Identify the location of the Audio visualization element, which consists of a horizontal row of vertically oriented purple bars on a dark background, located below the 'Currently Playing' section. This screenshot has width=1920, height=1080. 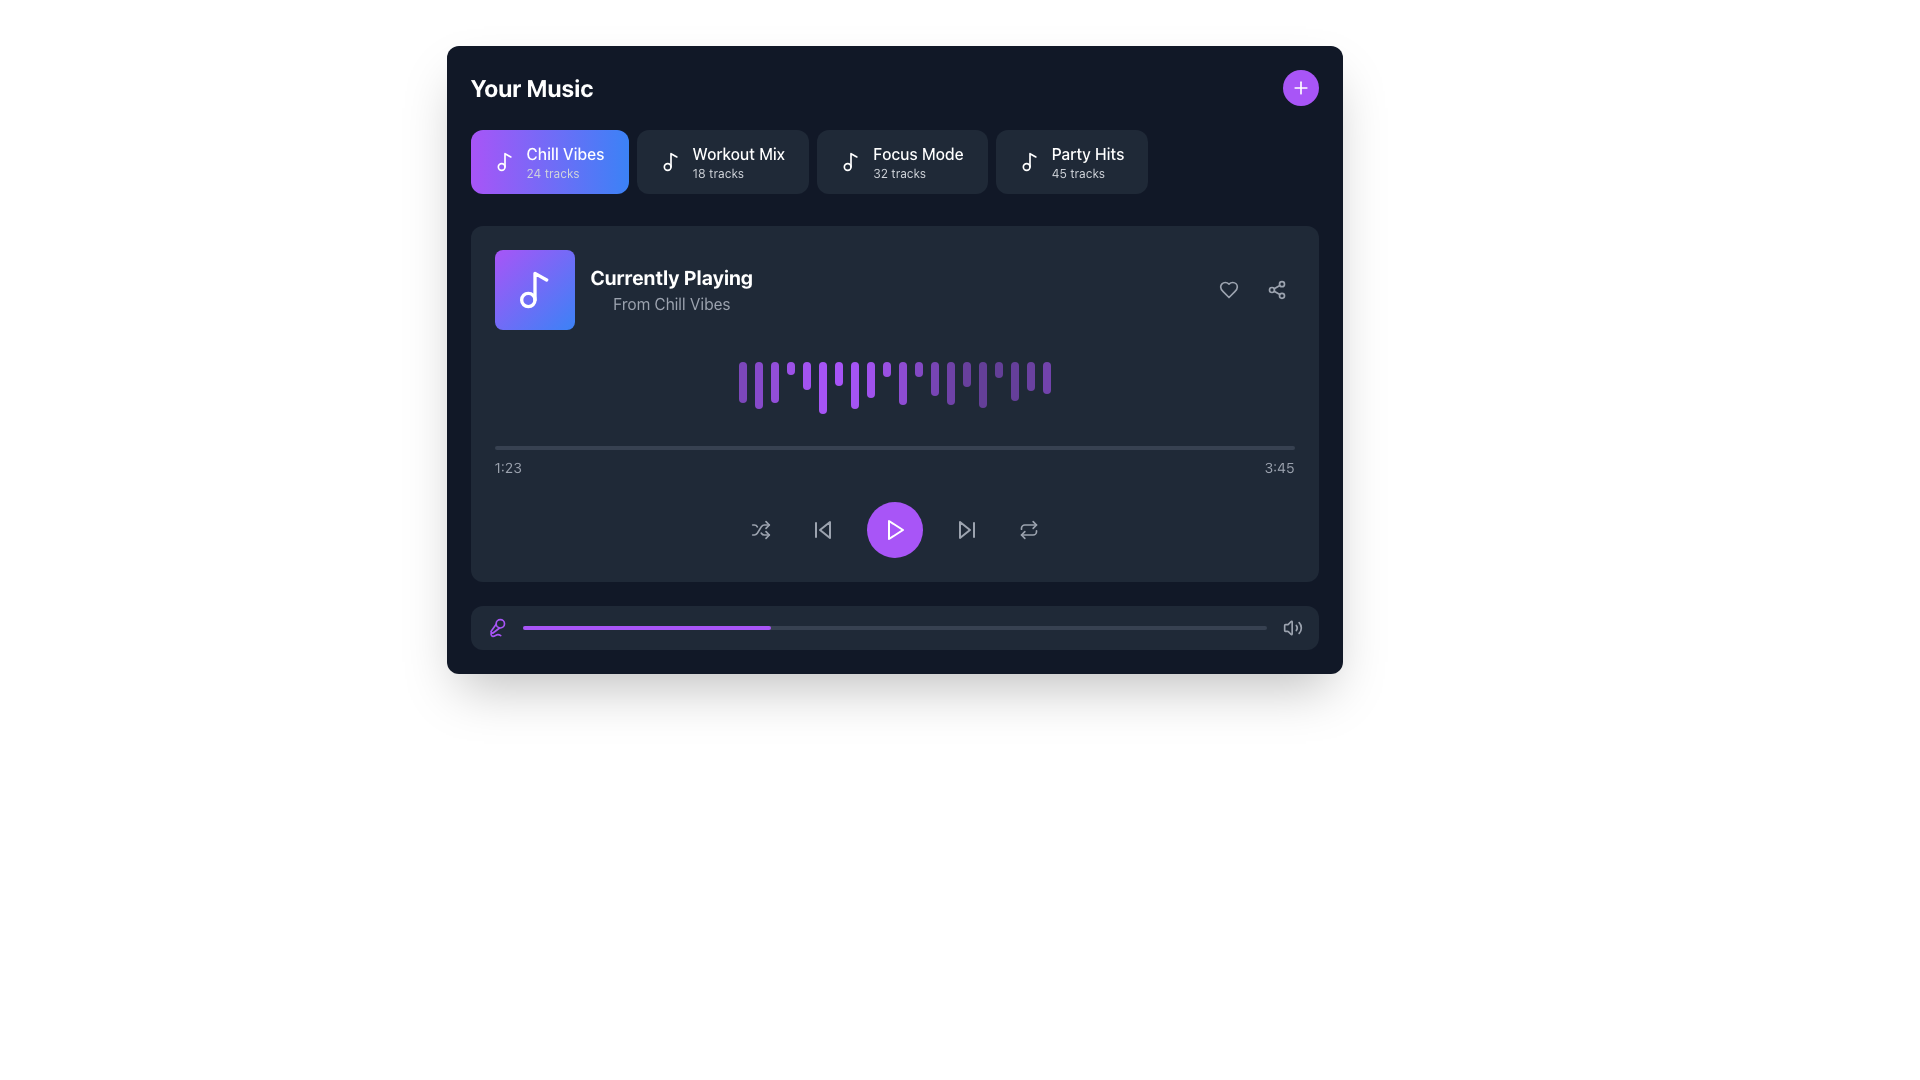
(893, 388).